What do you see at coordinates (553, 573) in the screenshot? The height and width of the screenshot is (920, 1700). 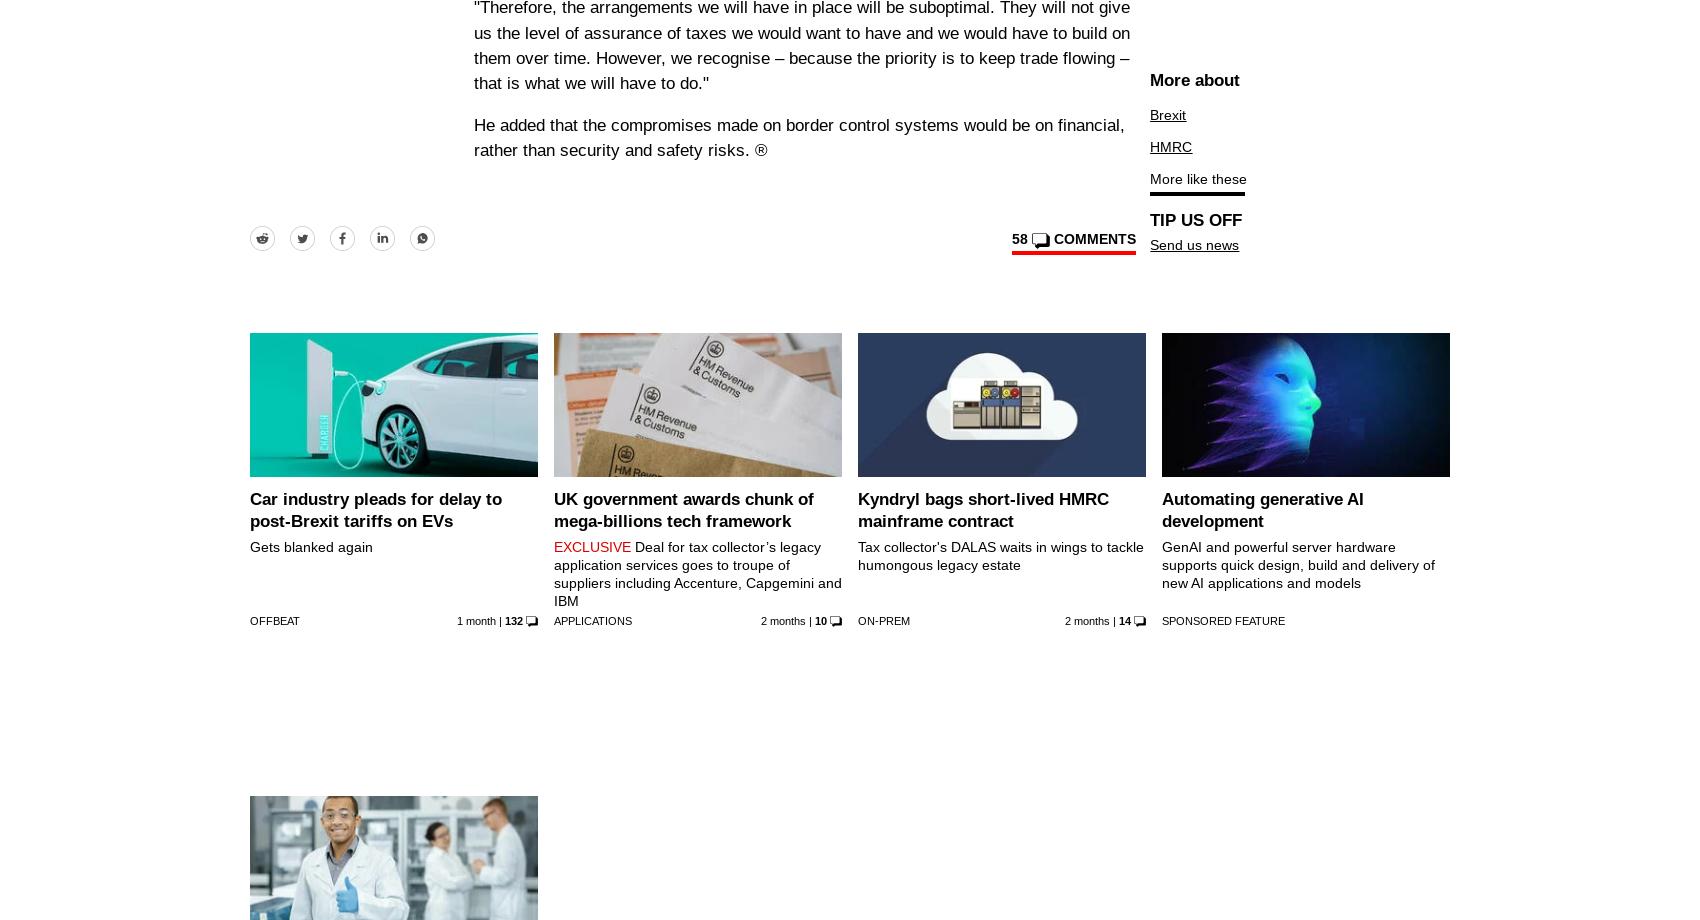 I see `'Deal for tax collector’s legacy application services goes to troupe of suppliers including Accenture, Capgemini and IBM'` at bounding box center [553, 573].